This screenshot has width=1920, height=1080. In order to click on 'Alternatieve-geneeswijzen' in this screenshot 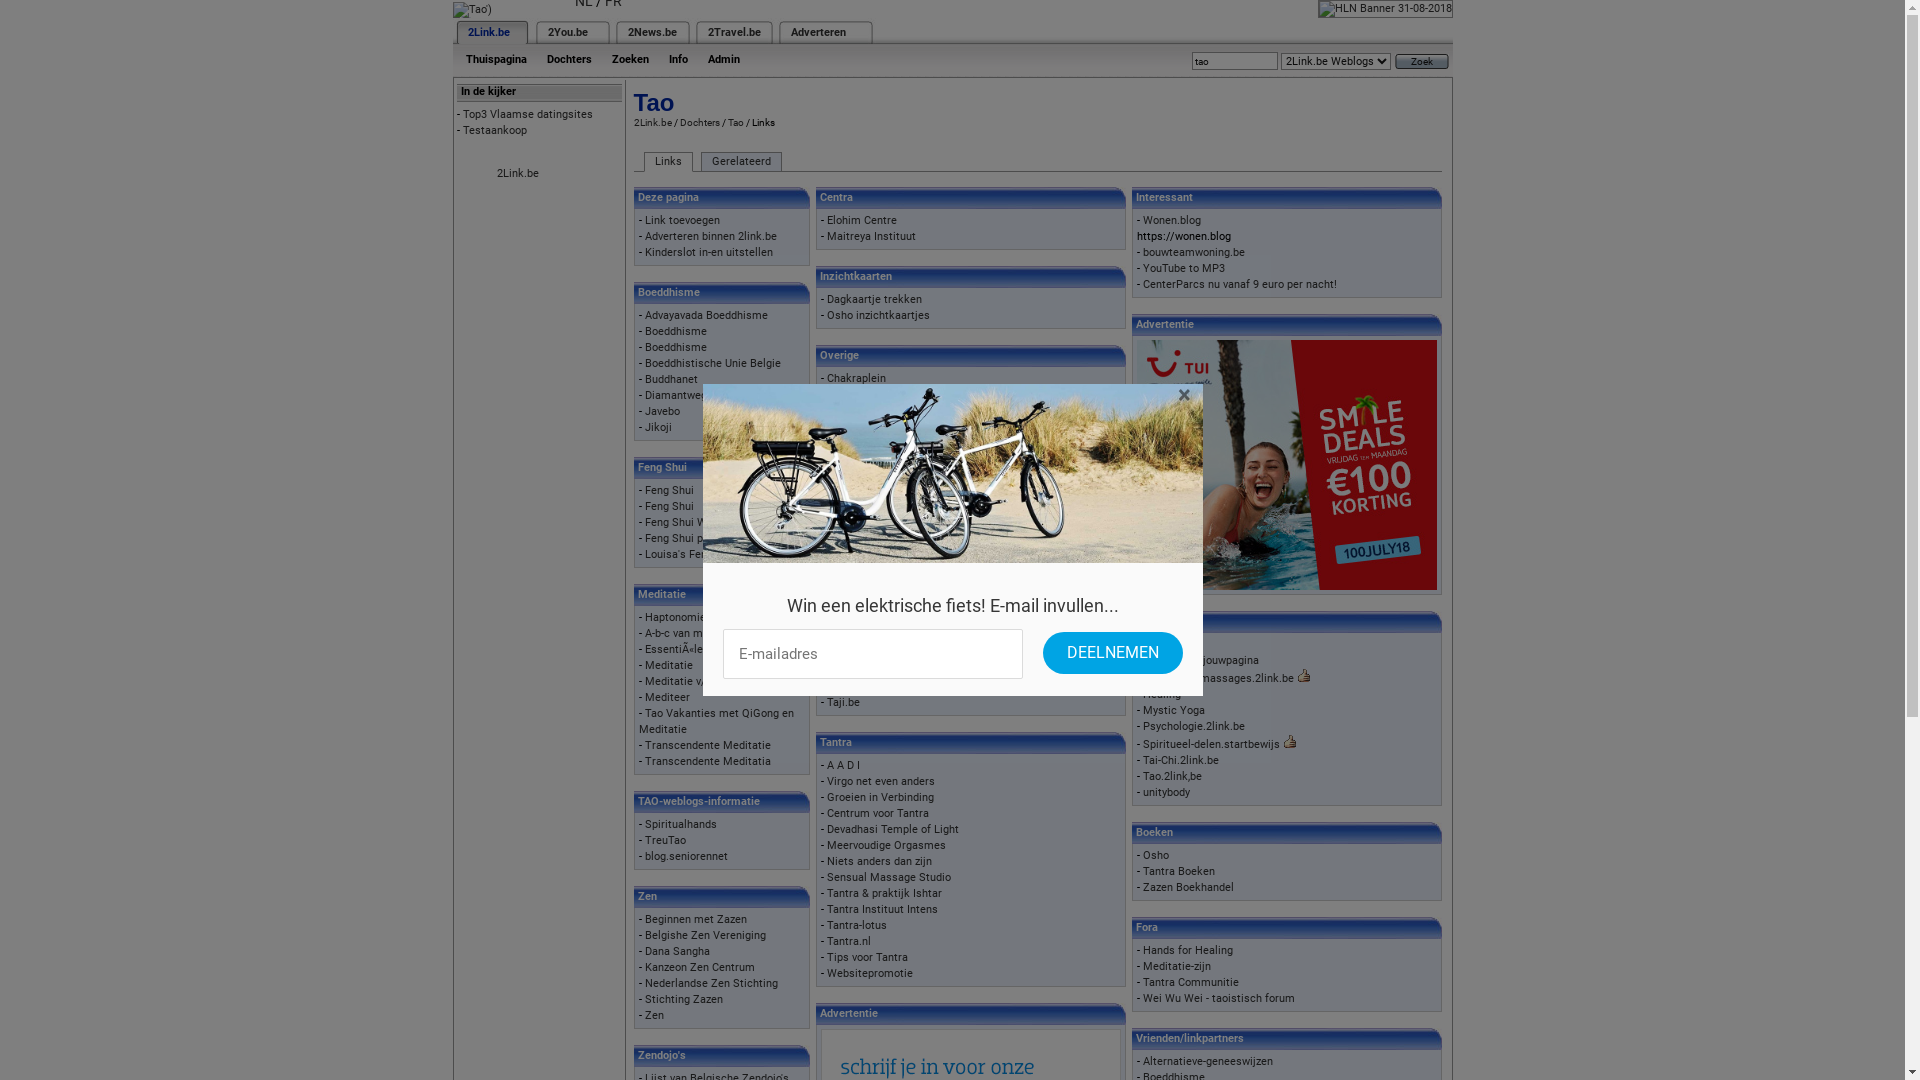, I will do `click(1205, 1060)`.